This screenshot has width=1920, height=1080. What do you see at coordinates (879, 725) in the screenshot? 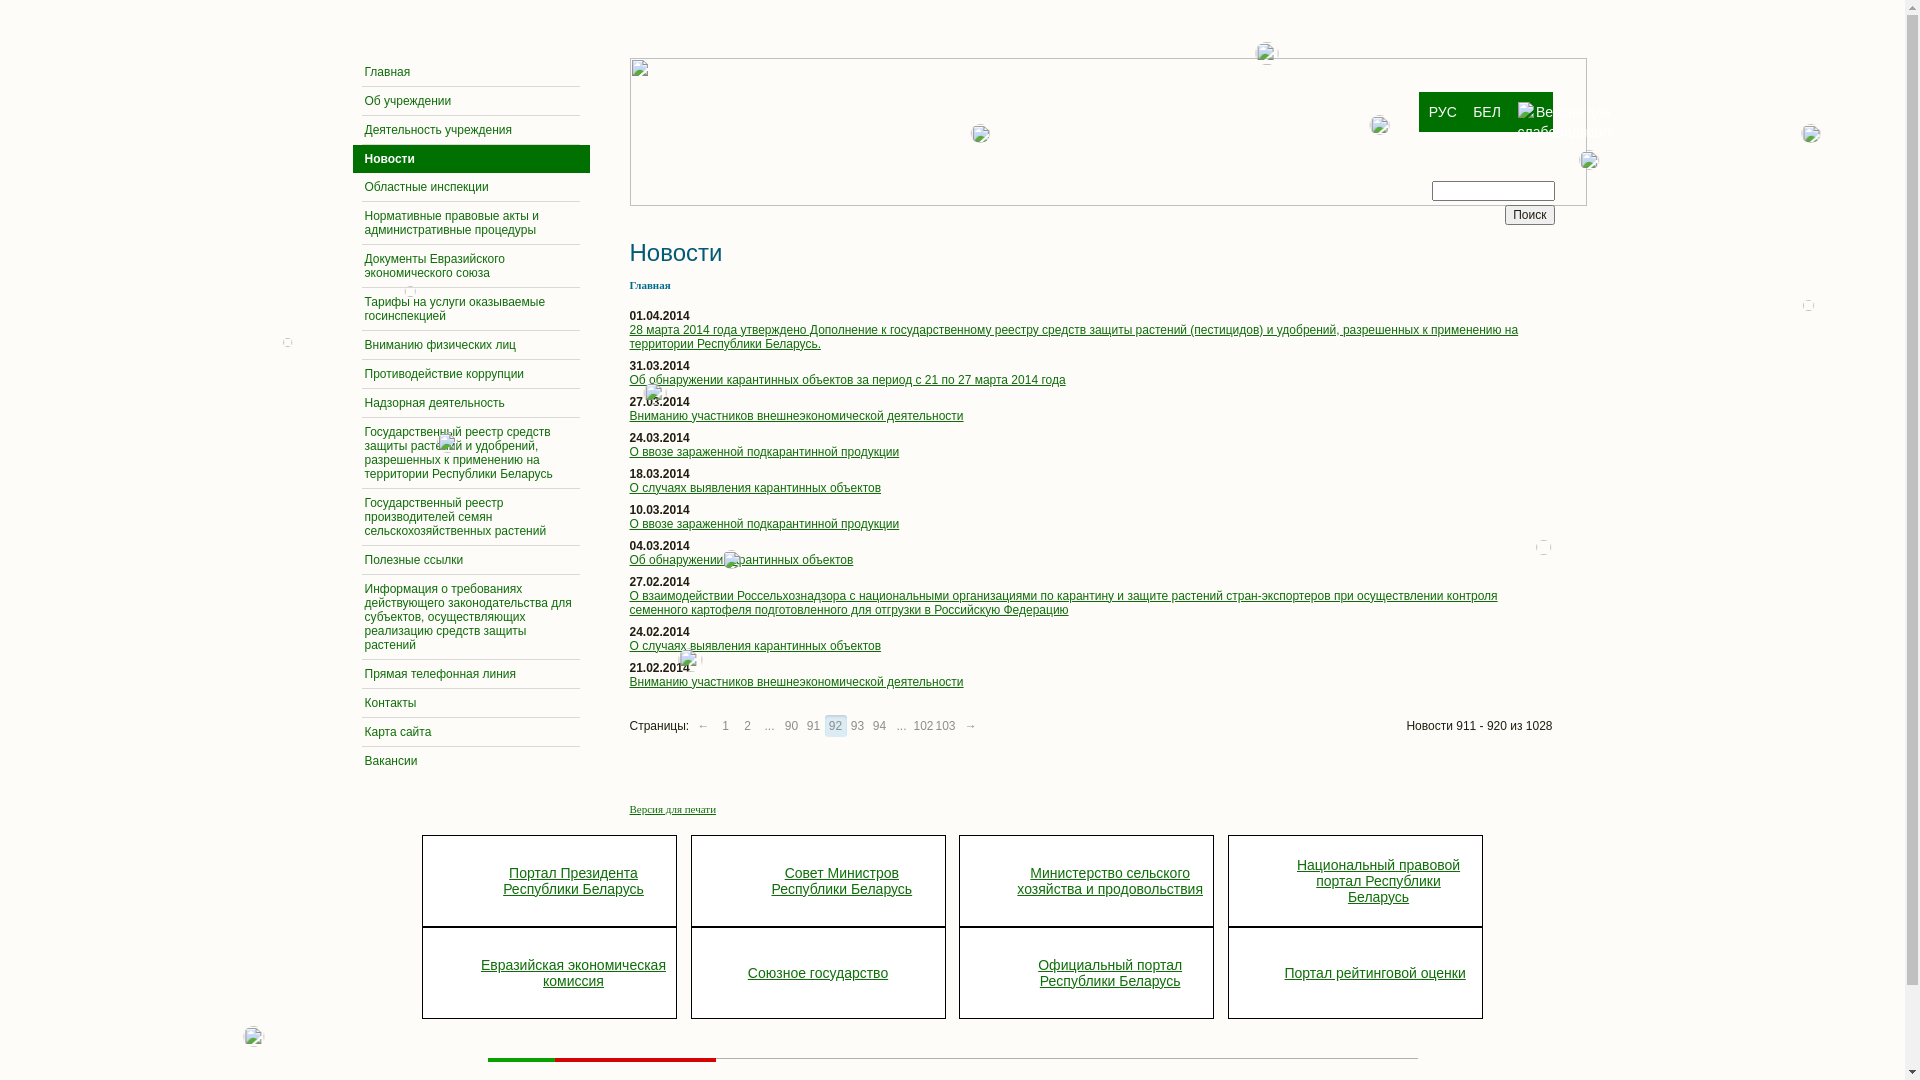
I see `'94'` at bounding box center [879, 725].